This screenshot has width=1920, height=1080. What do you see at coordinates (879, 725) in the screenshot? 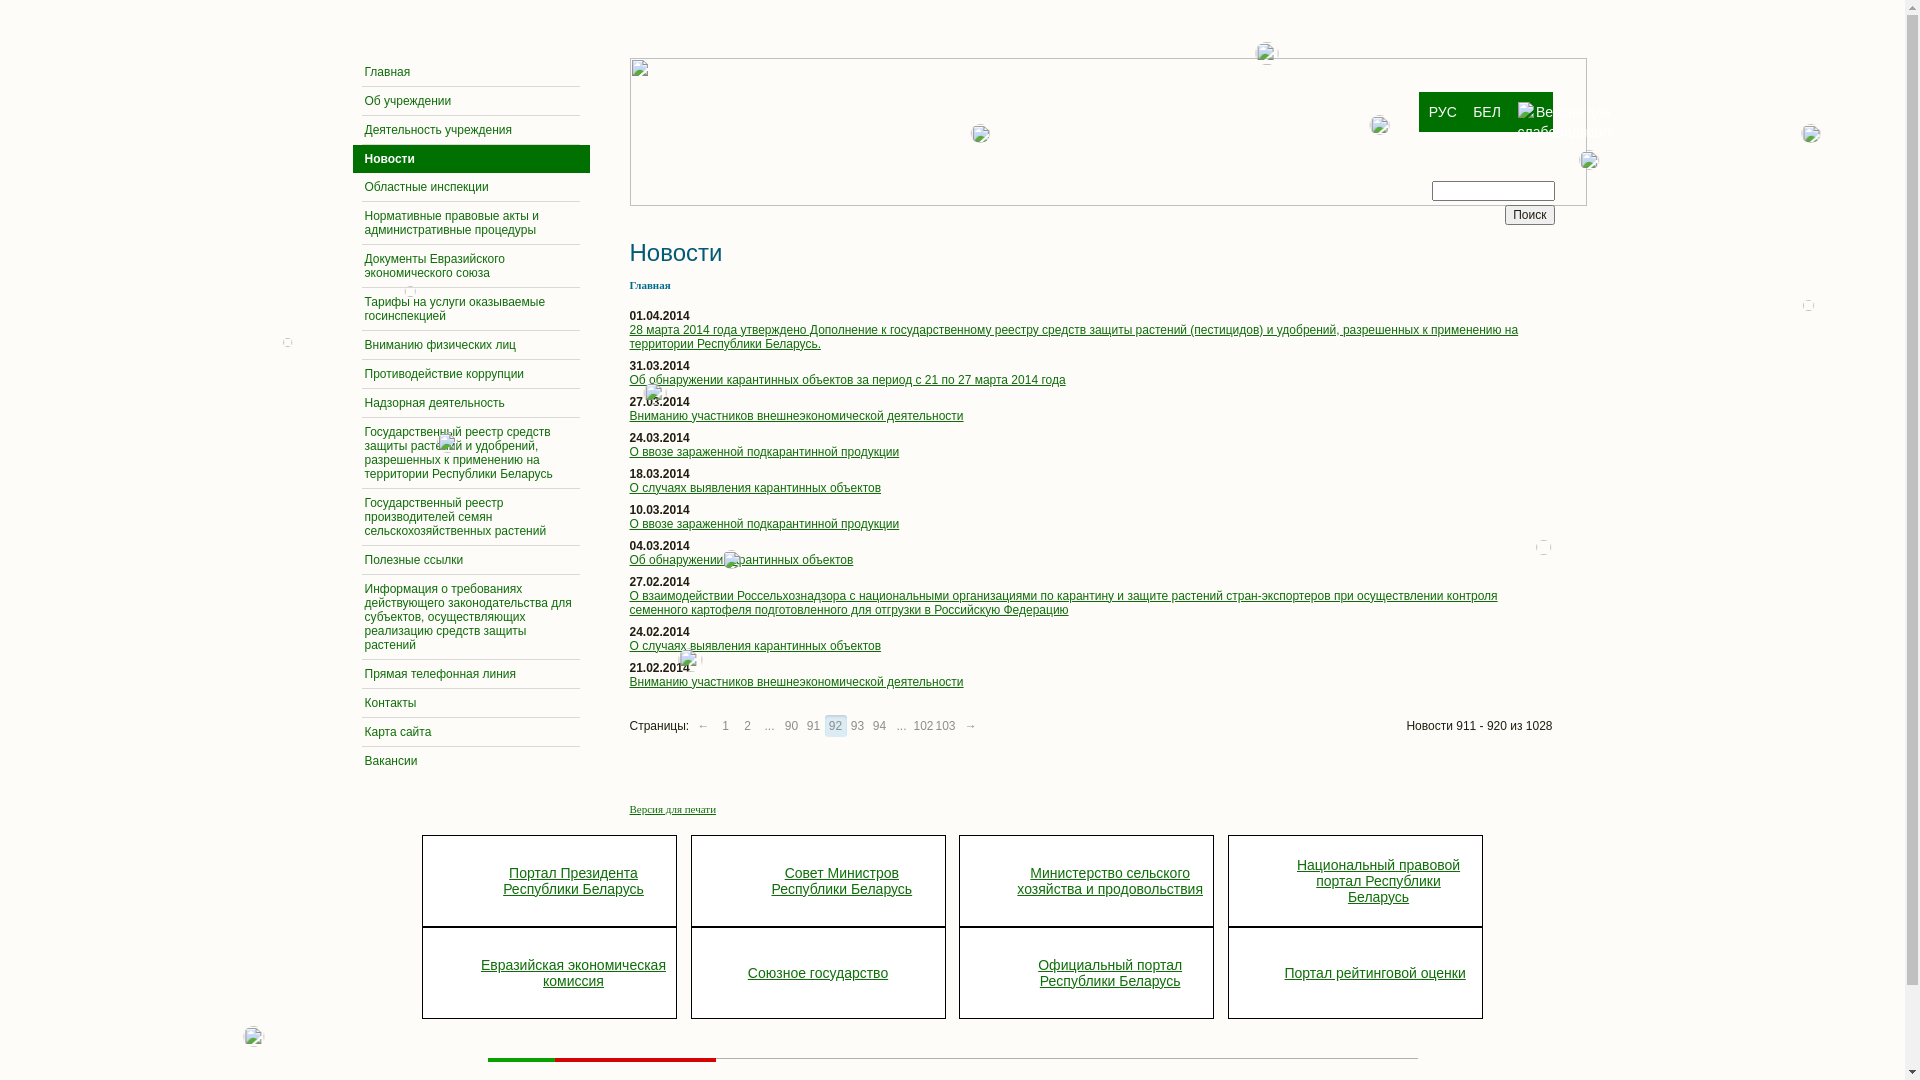
I see `'94'` at bounding box center [879, 725].